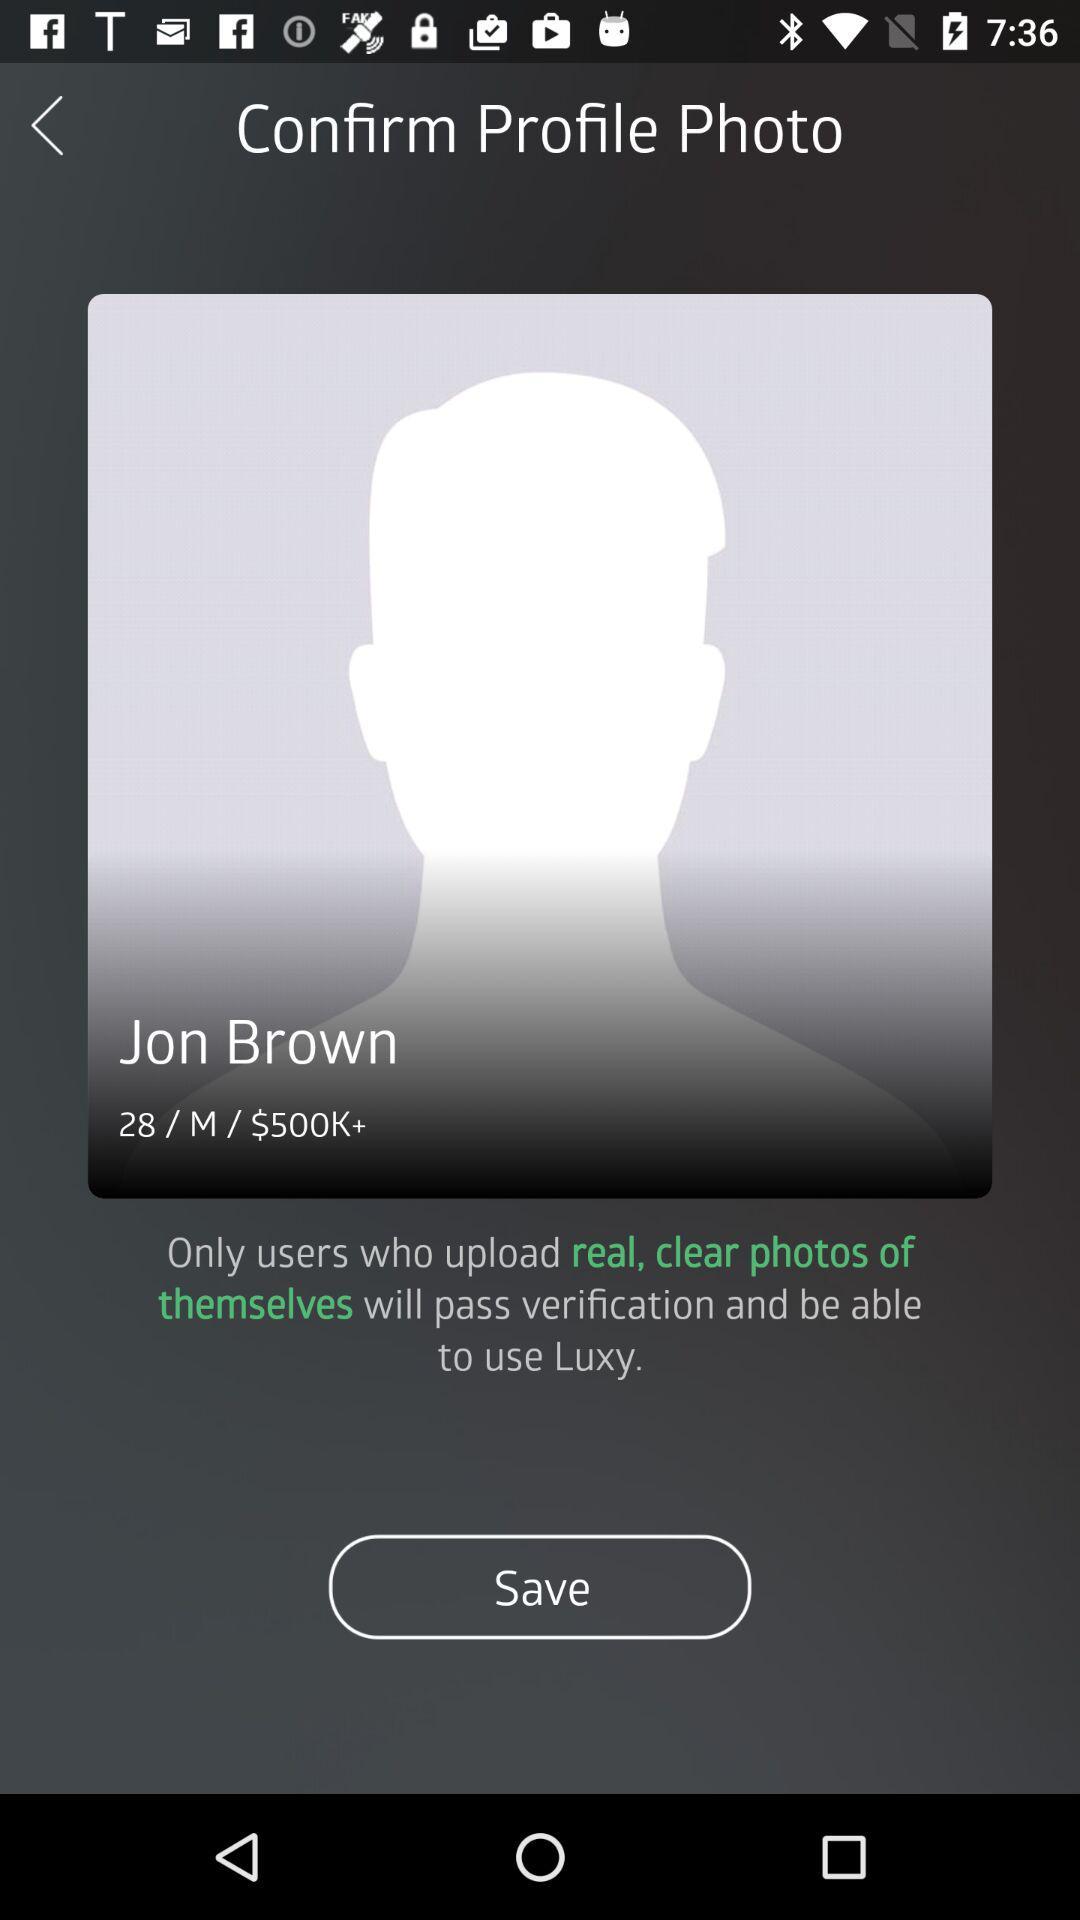  I want to click on icon above only users who item, so click(540, 745).